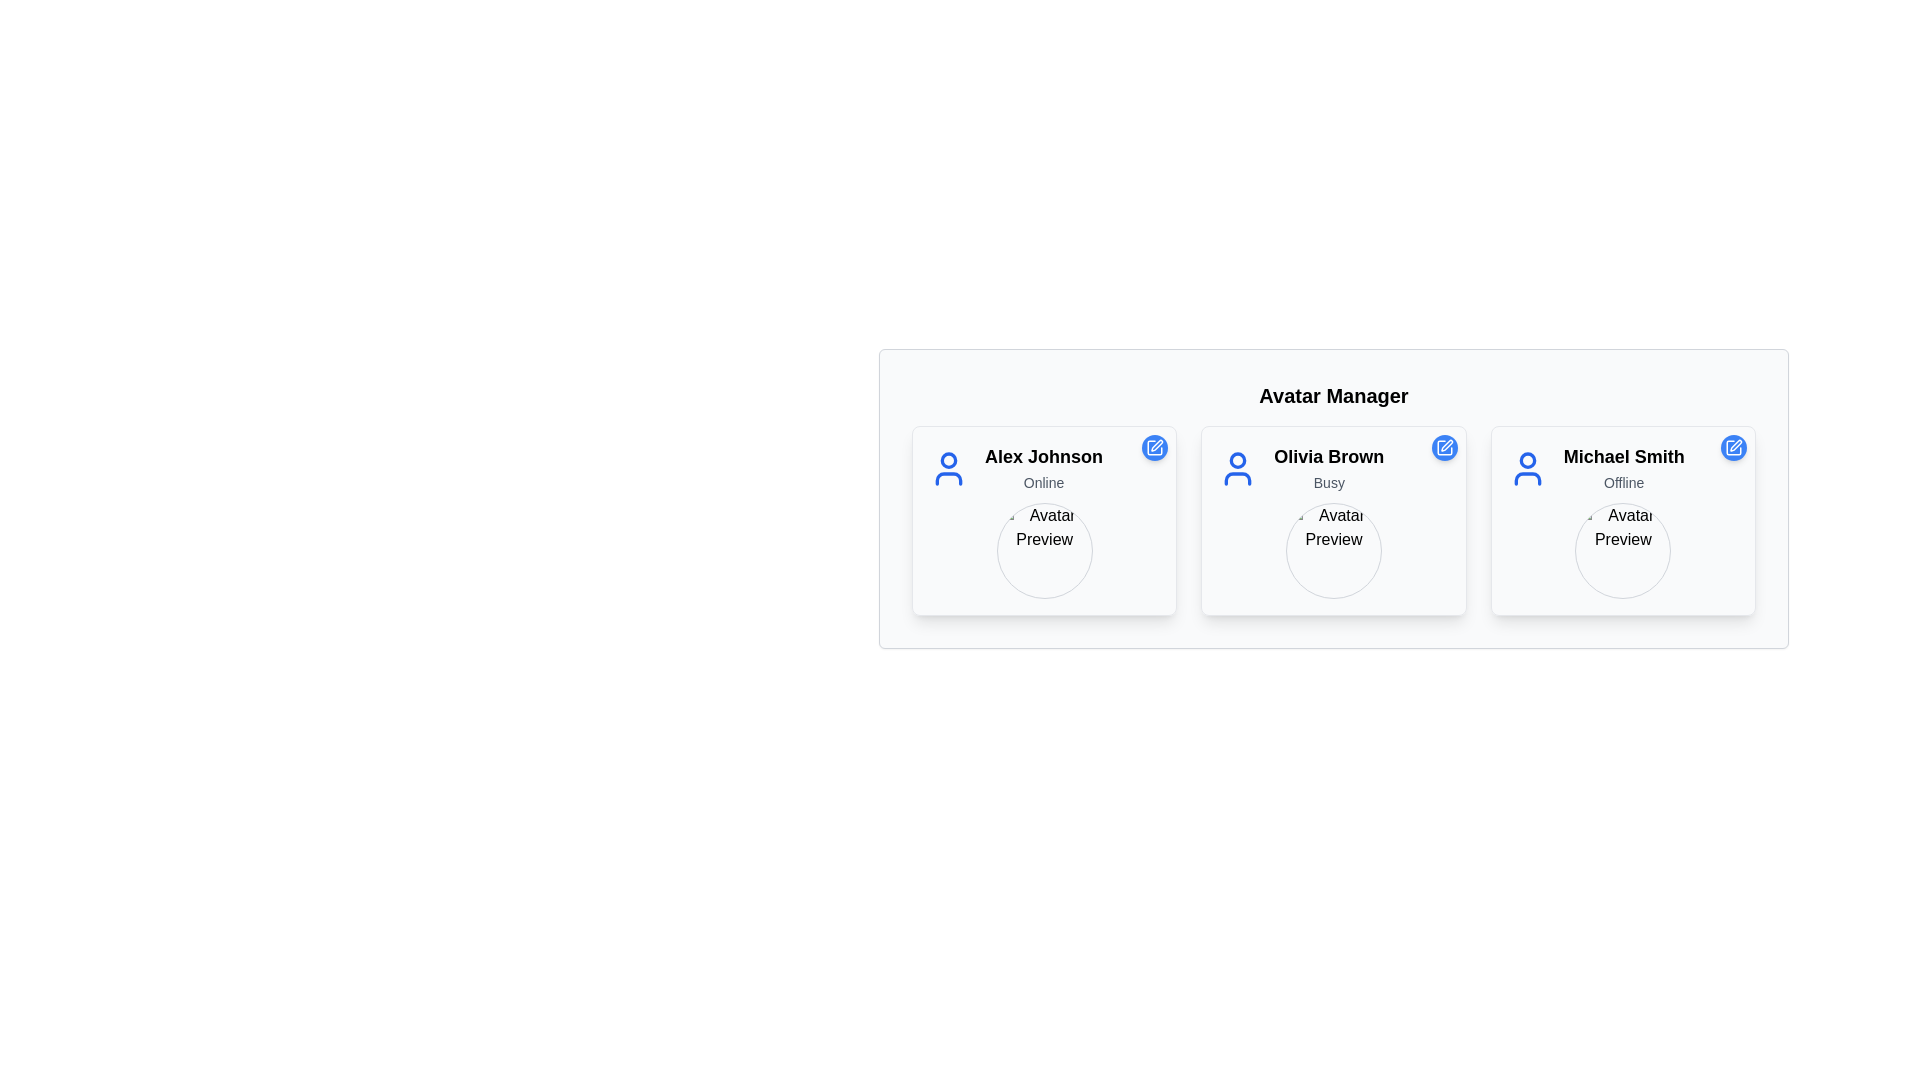  Describe the element at coordinates (1446, 444) in the screenshot. I see `the small blue pen icon located in the top-right corner of the card for 'Olivia Brown' in the Avatar Manager interface` at that location.